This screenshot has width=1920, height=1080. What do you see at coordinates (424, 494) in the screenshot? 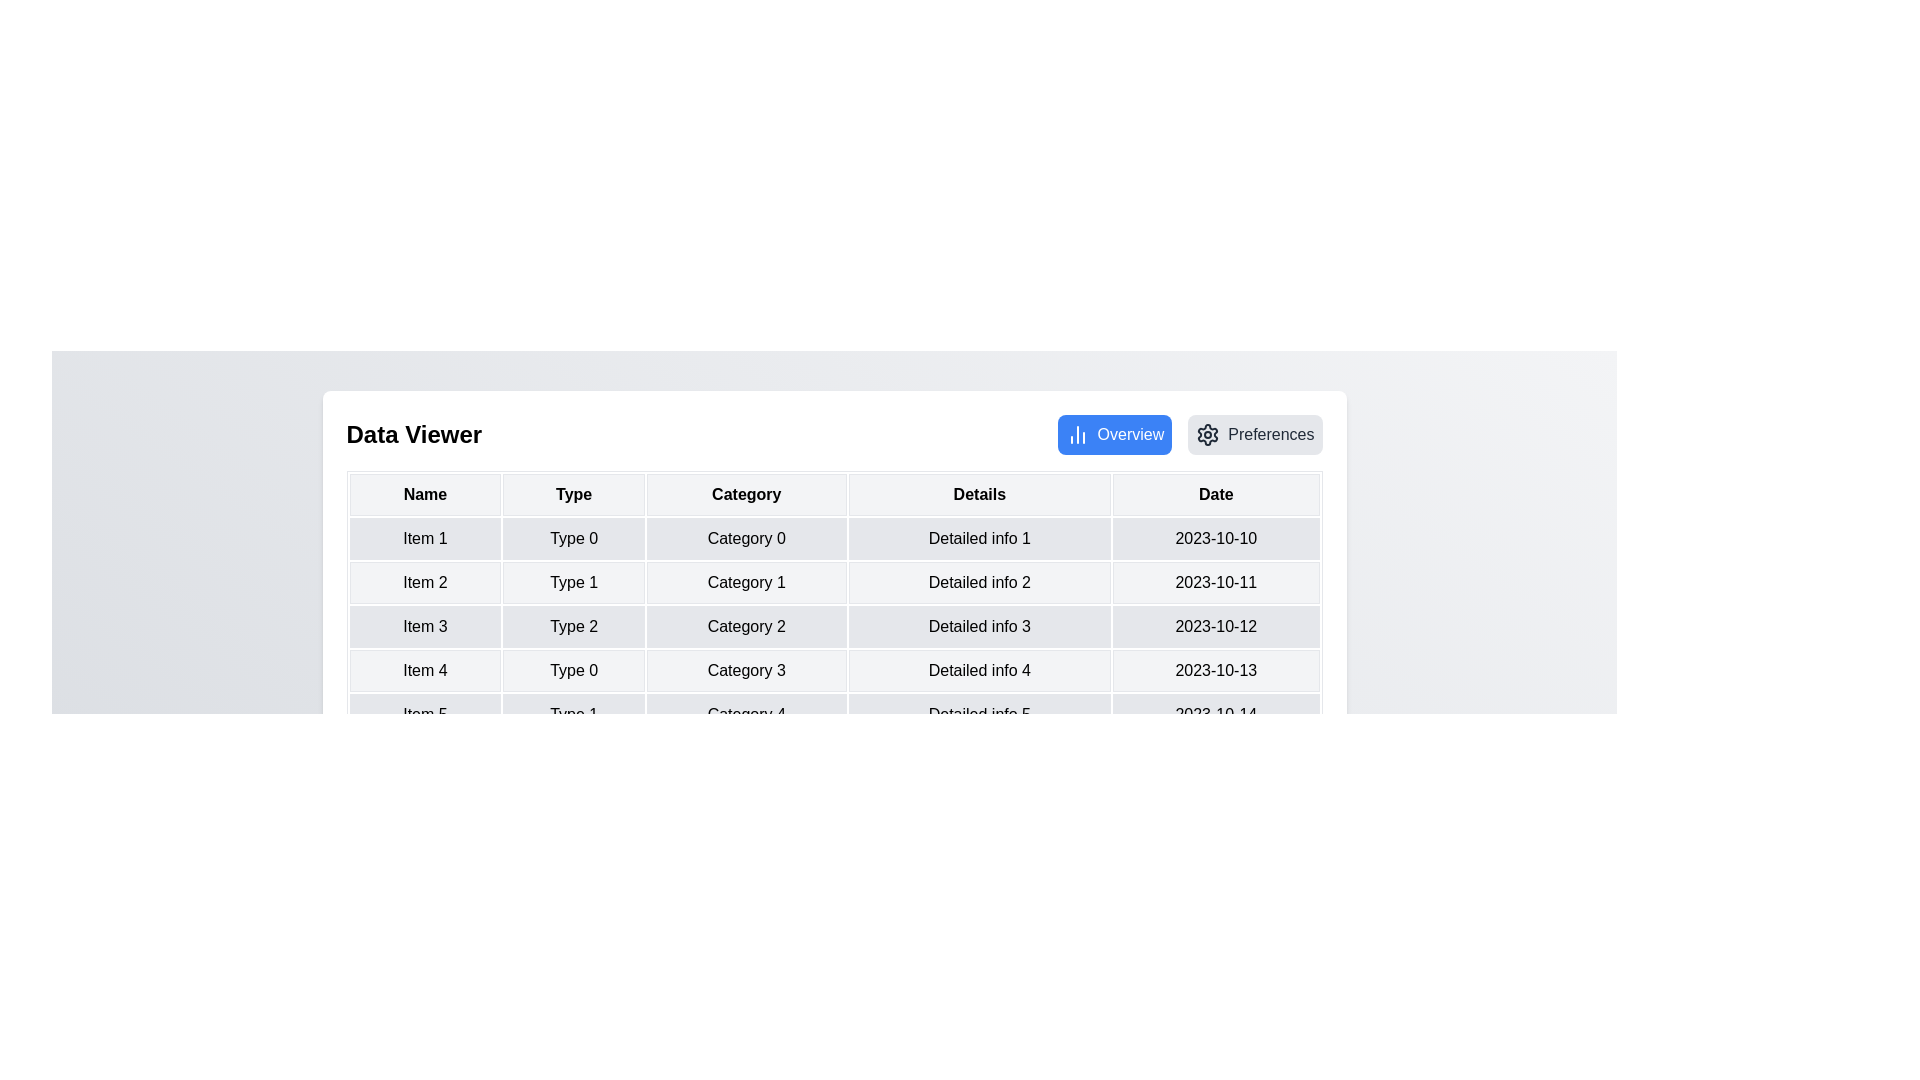
I see `the column header Name to explore sorting options` at bounding box center [424, 494].